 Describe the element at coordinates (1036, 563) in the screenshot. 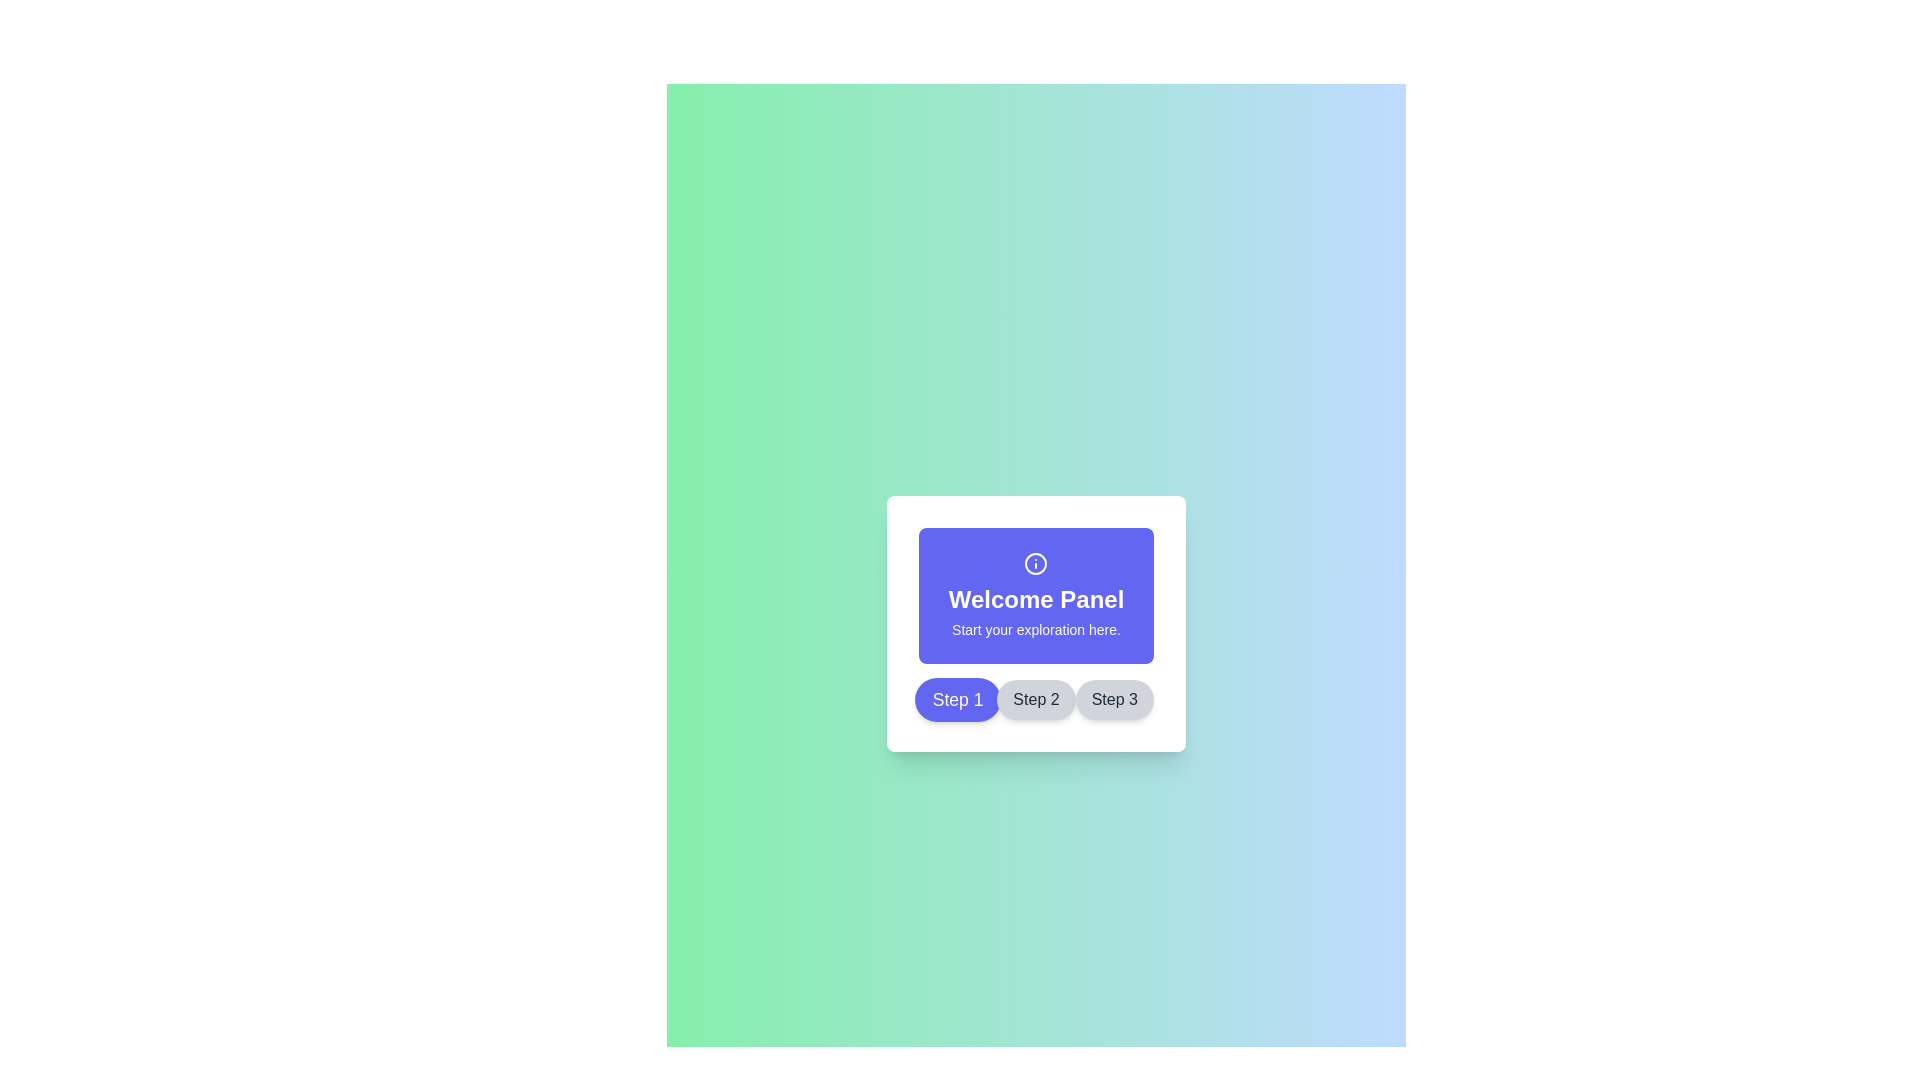

I see `the SVG Circle that represents an informational or decorative feature within the 'Welcome Panel' card in the onboarding interface` at that location.